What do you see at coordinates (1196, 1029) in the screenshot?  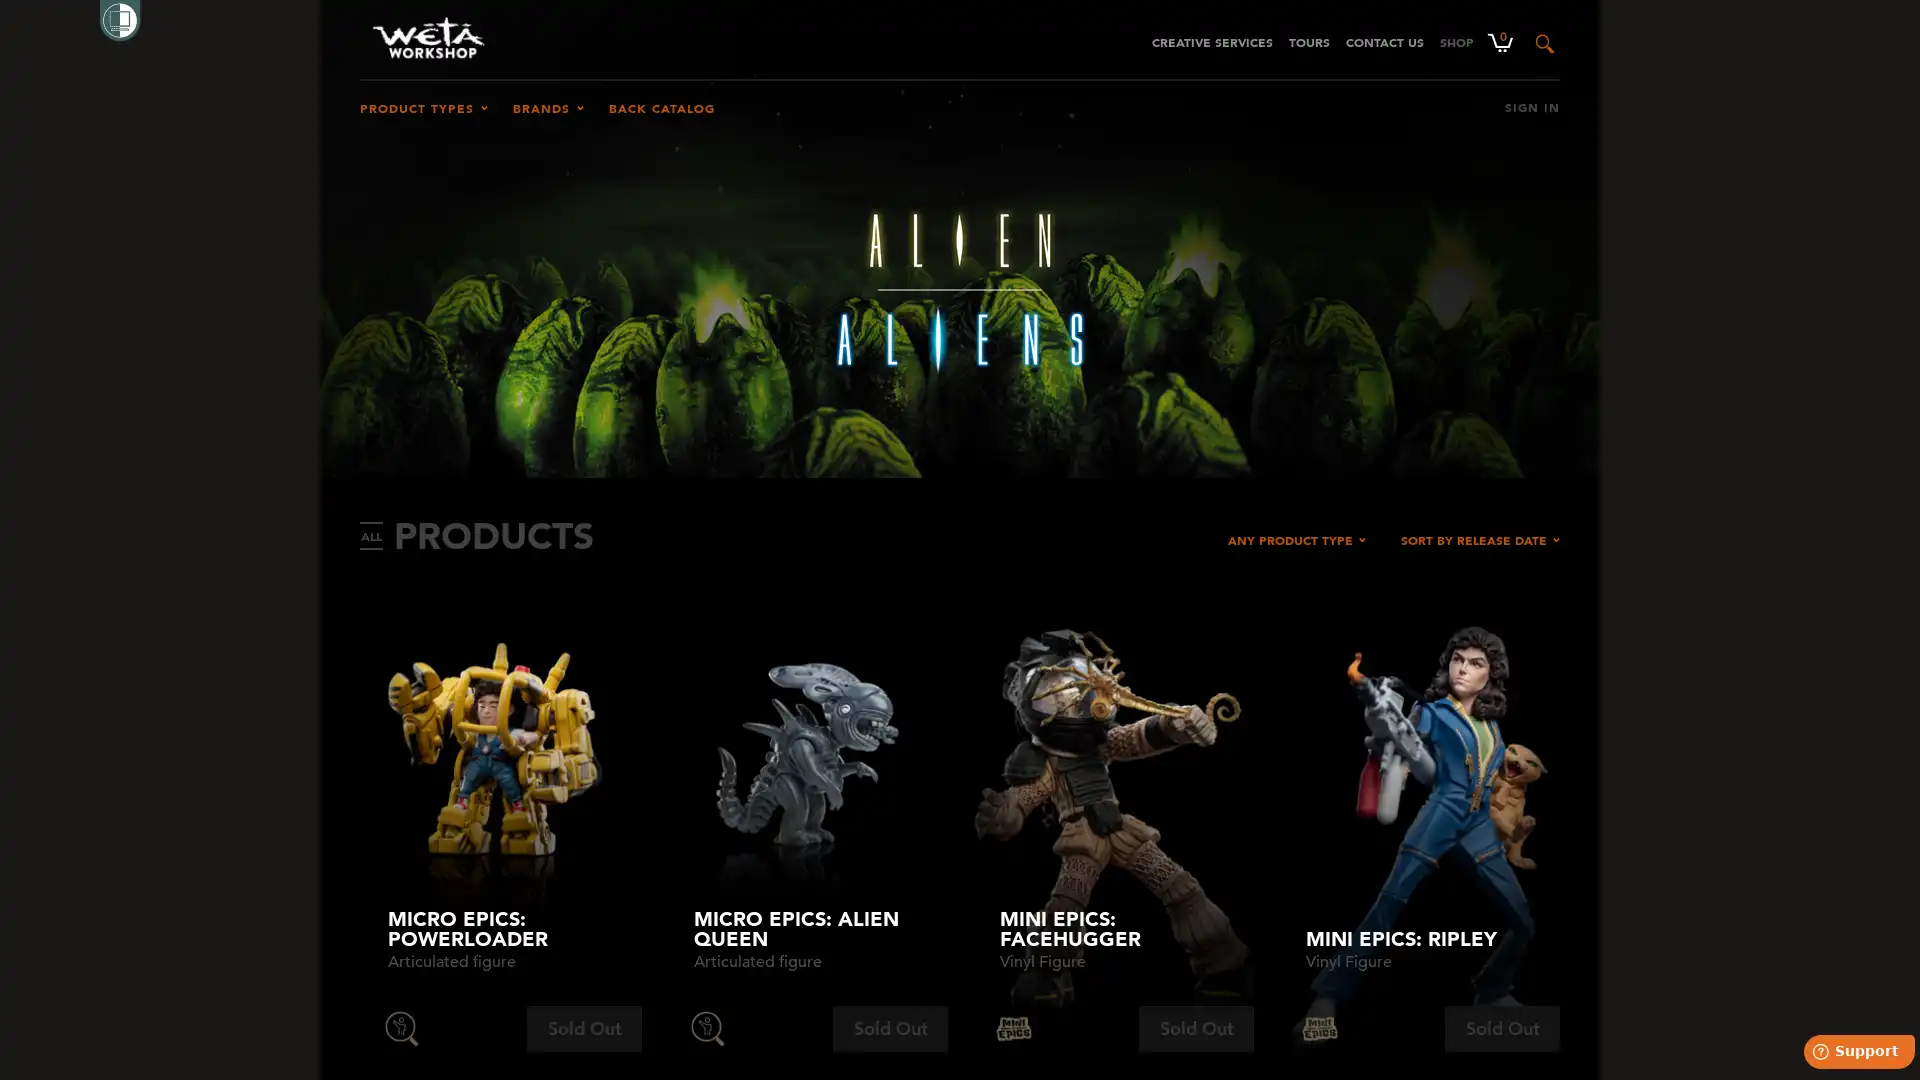 I see `Sold Out` at bounding box center [1196, 1029].